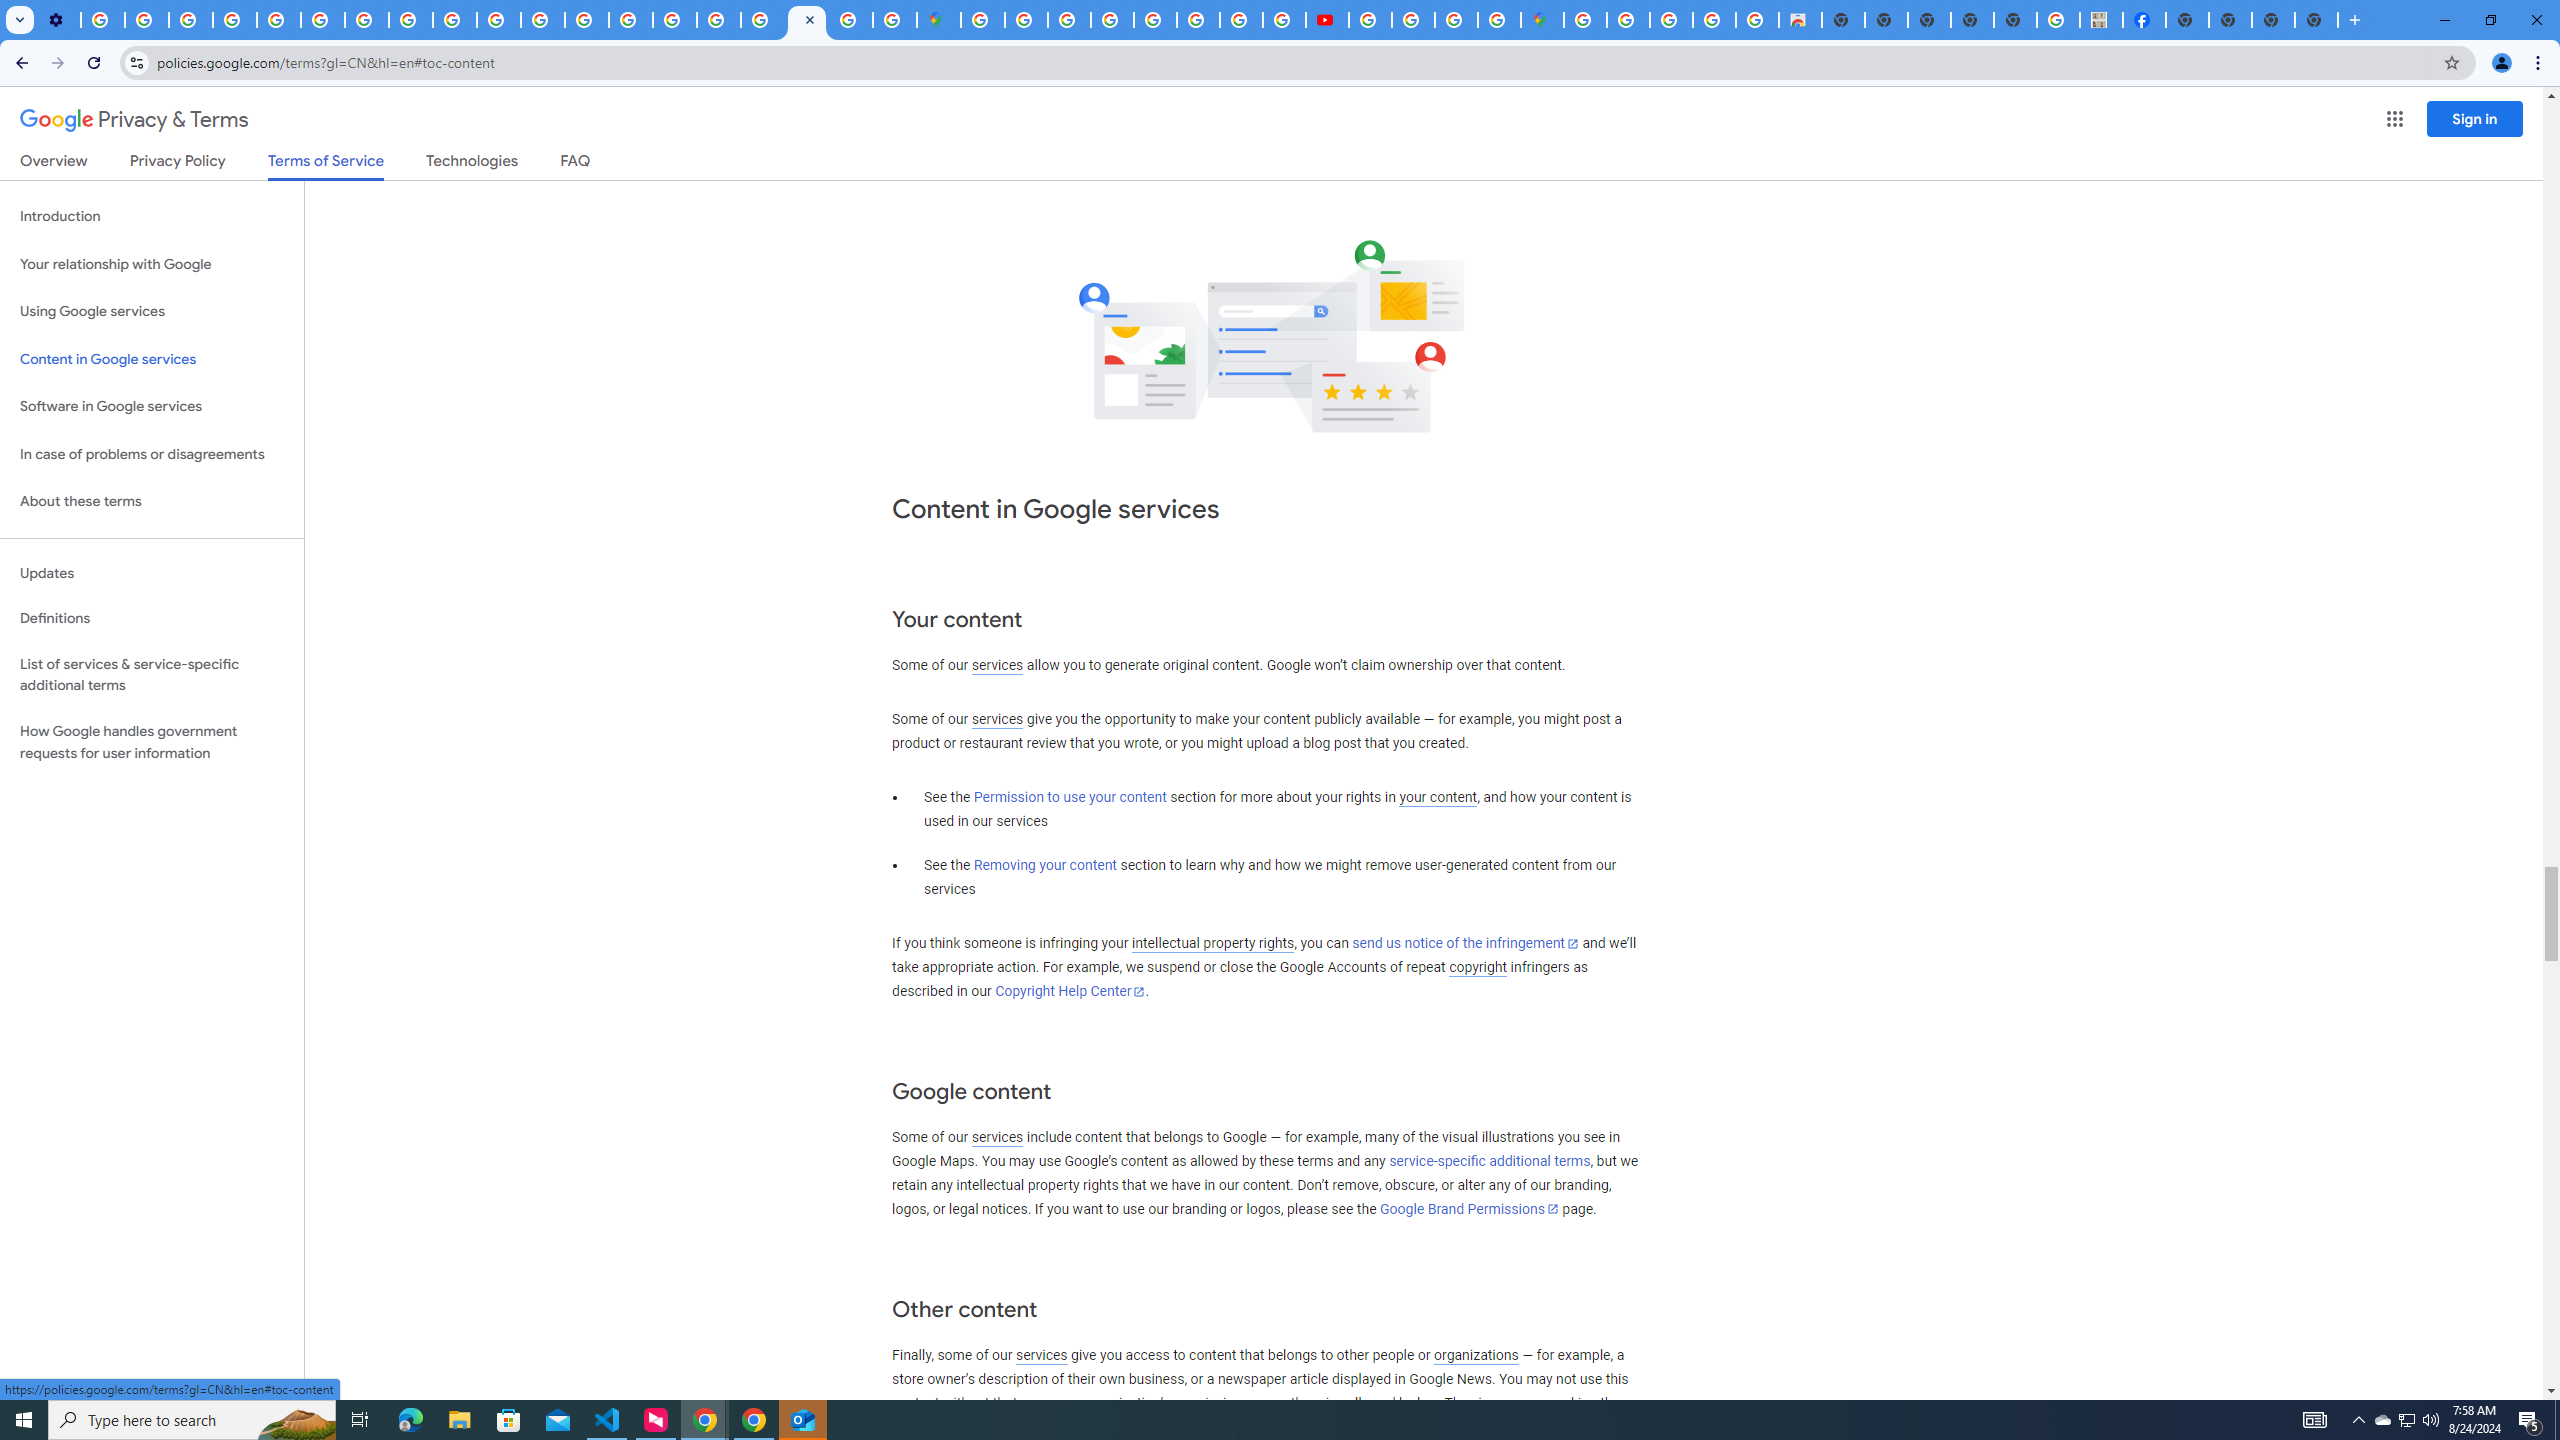 Image resolution: width=2560 pixels, height=1440 pixels. I want to click on 'organizations', so click(1475, 1355).